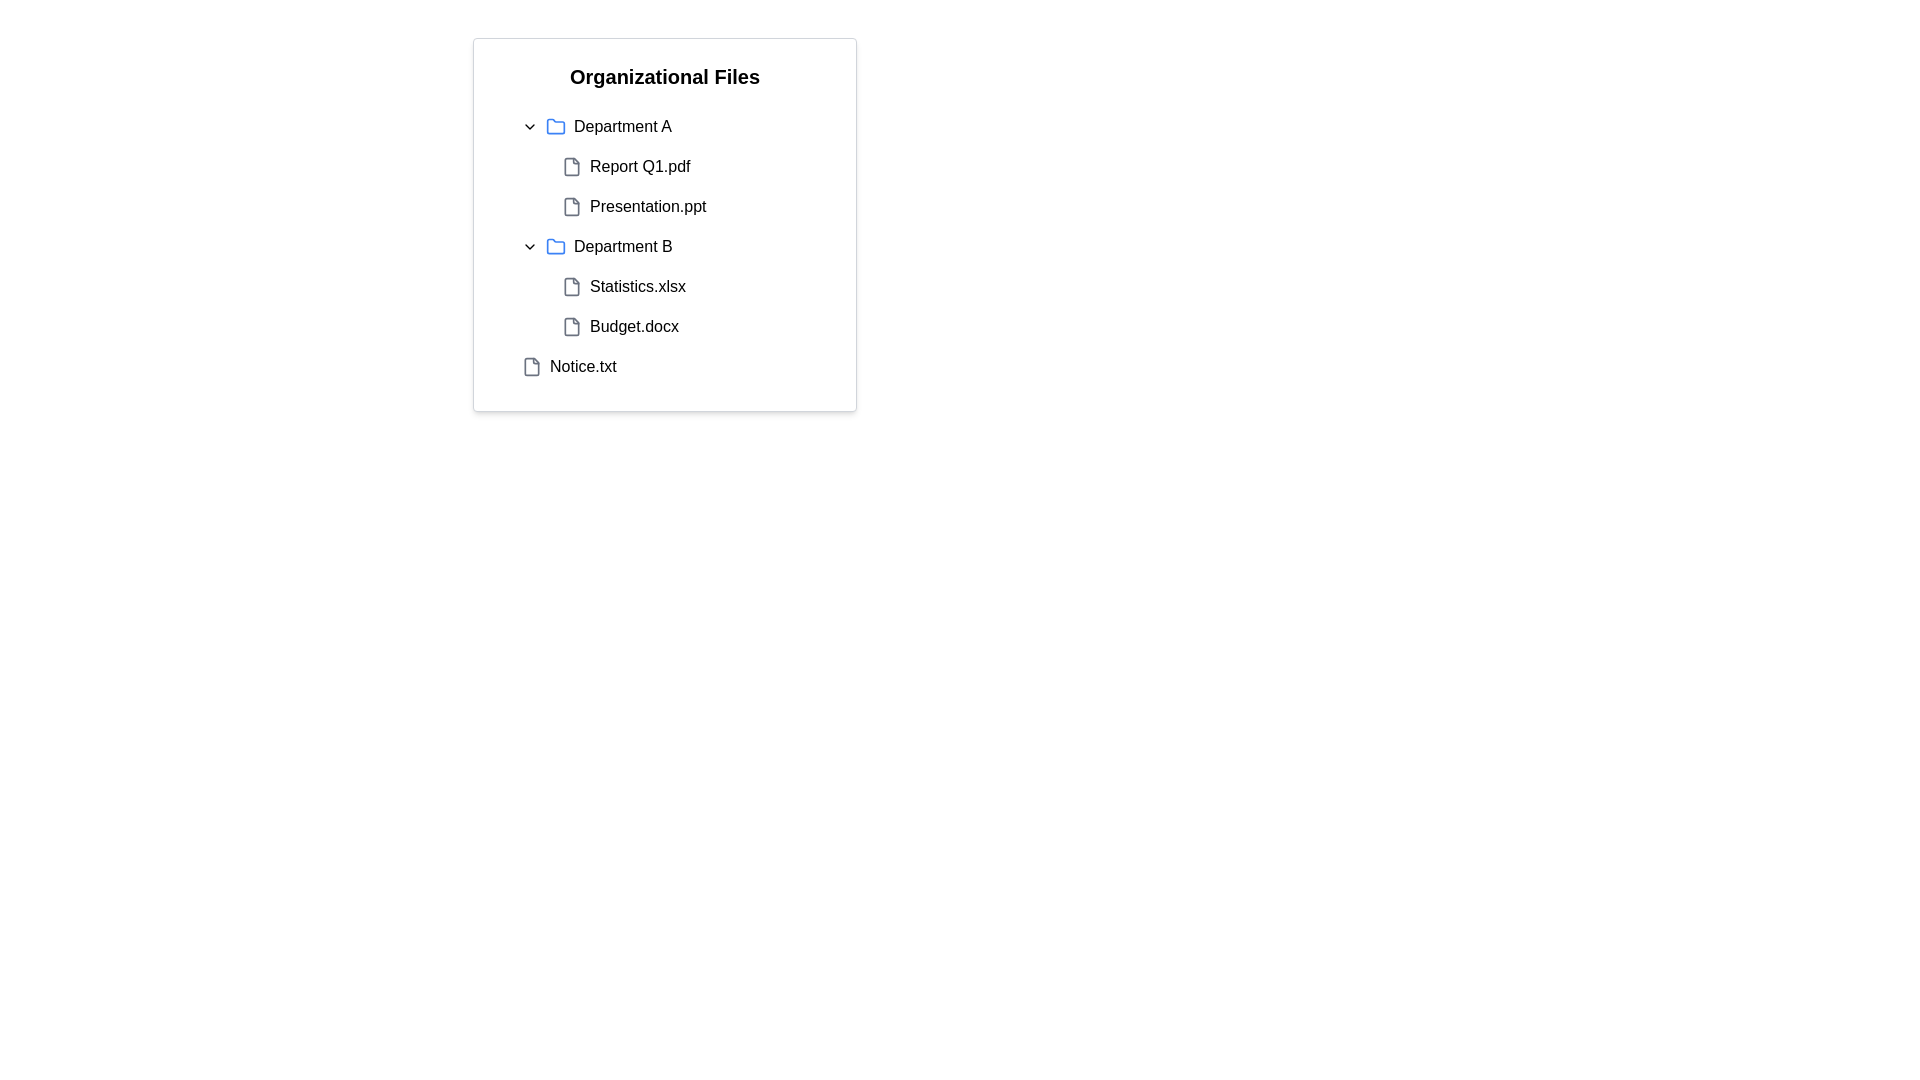 The height and width of the screenshot is (1080, 1920). Describe the element at coordinates (582, 366) in the screenshot. I see `the text label 'Notice.txt' in the file directory interface` at that location.